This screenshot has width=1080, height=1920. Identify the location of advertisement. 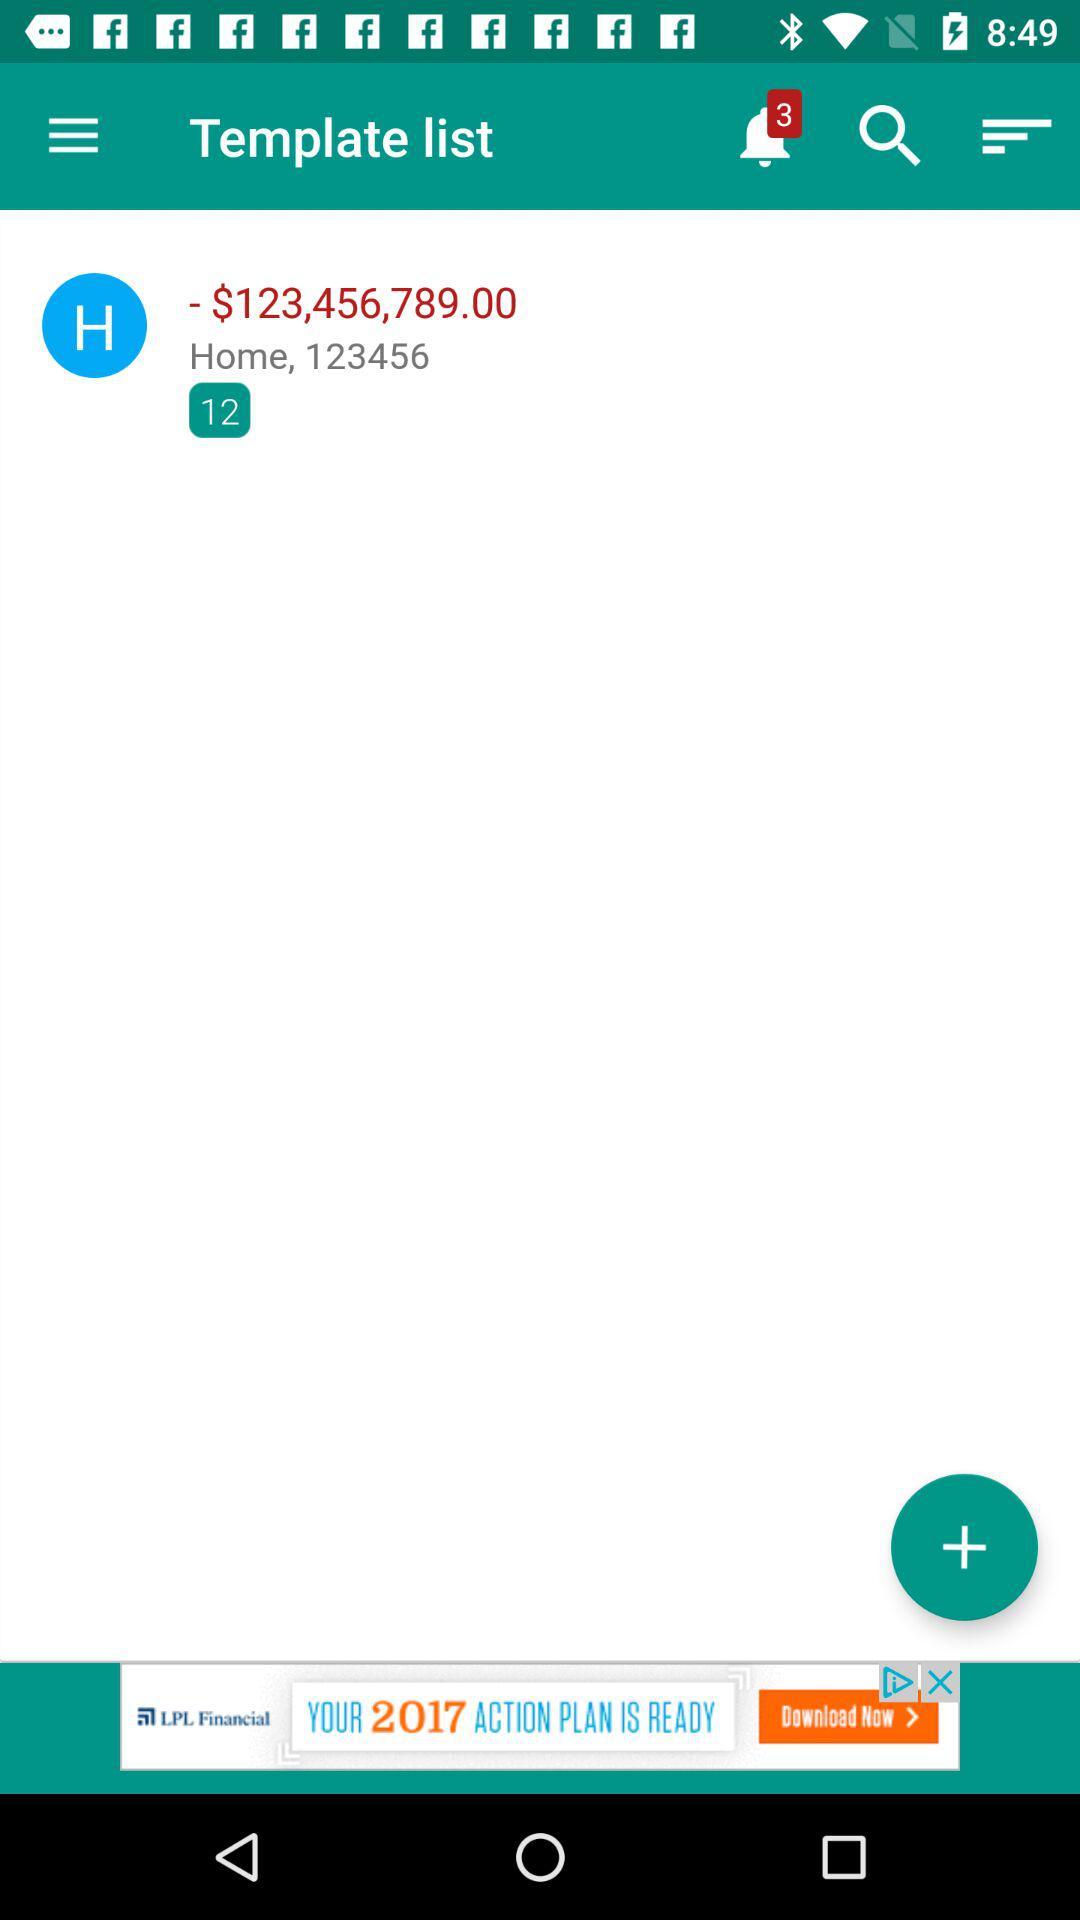
(540, 1727).